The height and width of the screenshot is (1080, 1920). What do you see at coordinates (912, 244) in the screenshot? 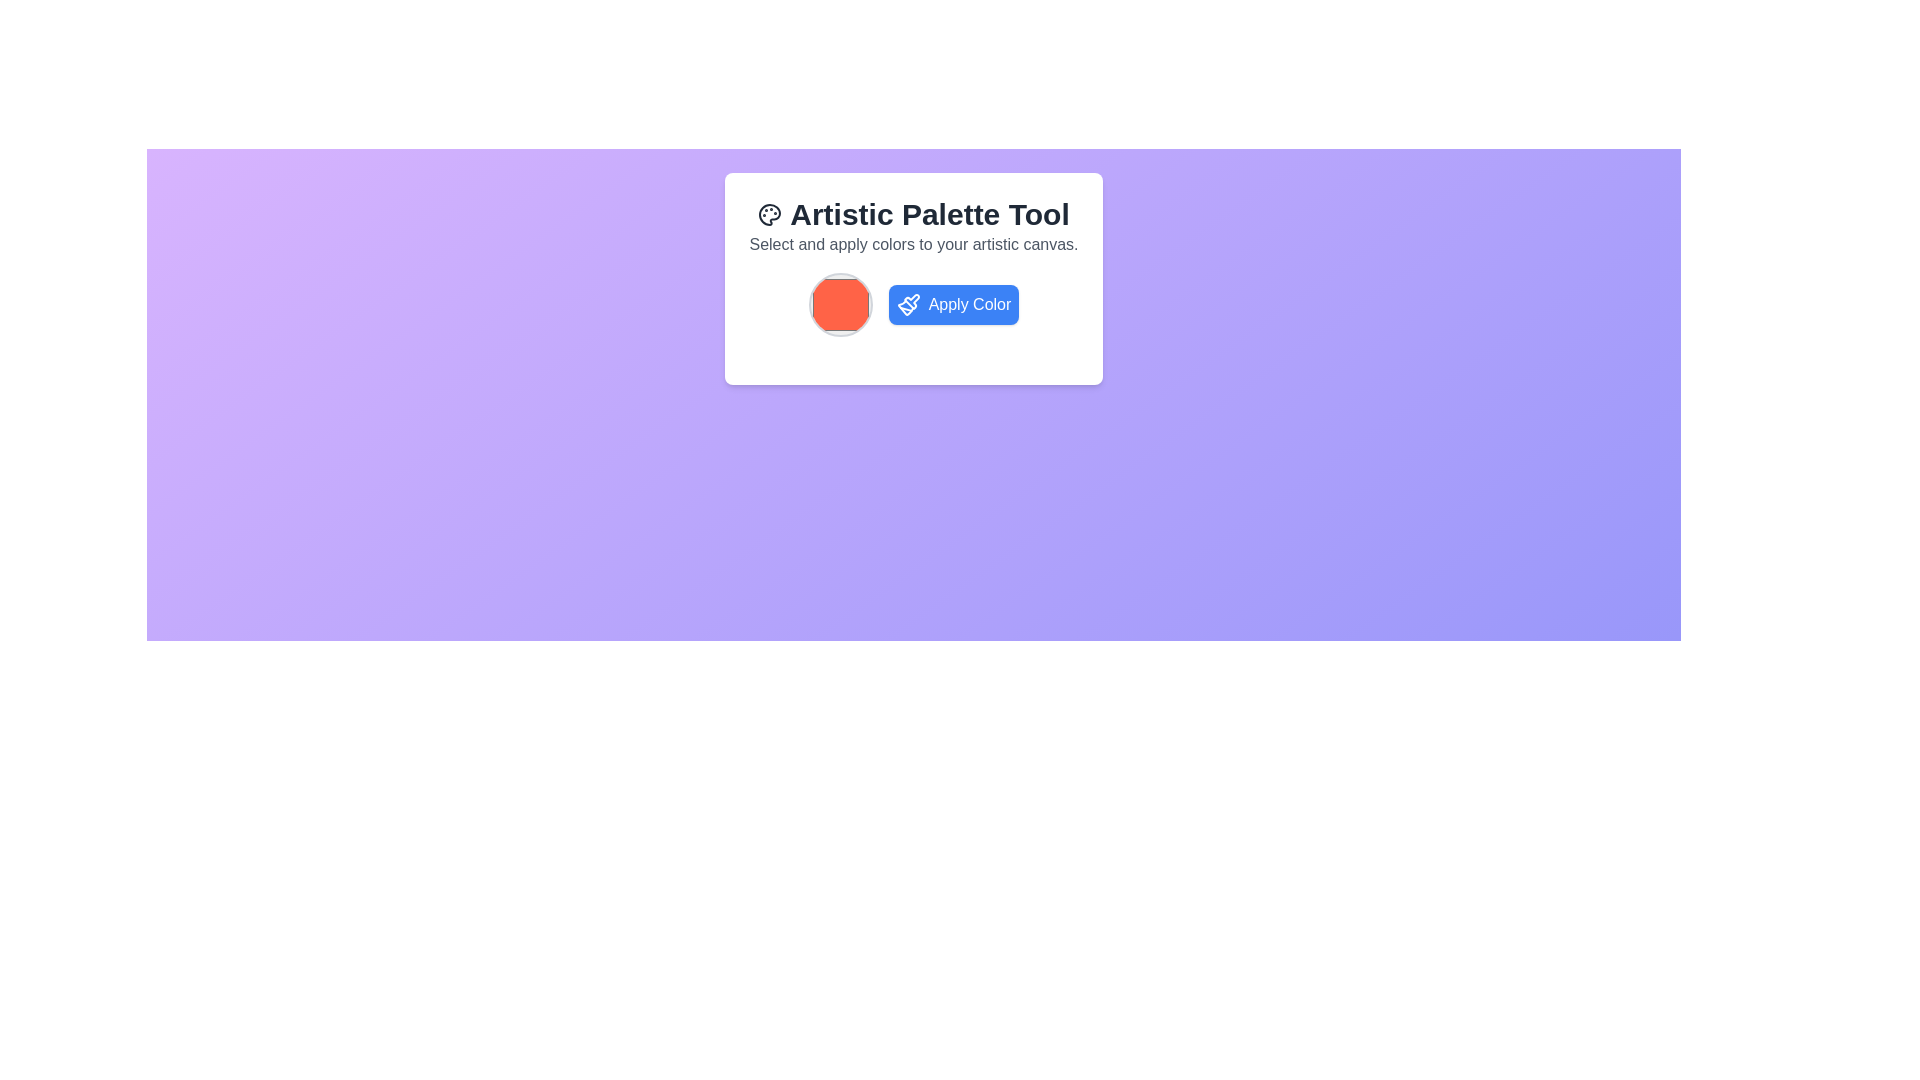
I see `the static text block that reads 'Select and apply colors to your artistic canvas.' located below the 'Artistic Palette Tool' title` at bounding box center [912, 244].